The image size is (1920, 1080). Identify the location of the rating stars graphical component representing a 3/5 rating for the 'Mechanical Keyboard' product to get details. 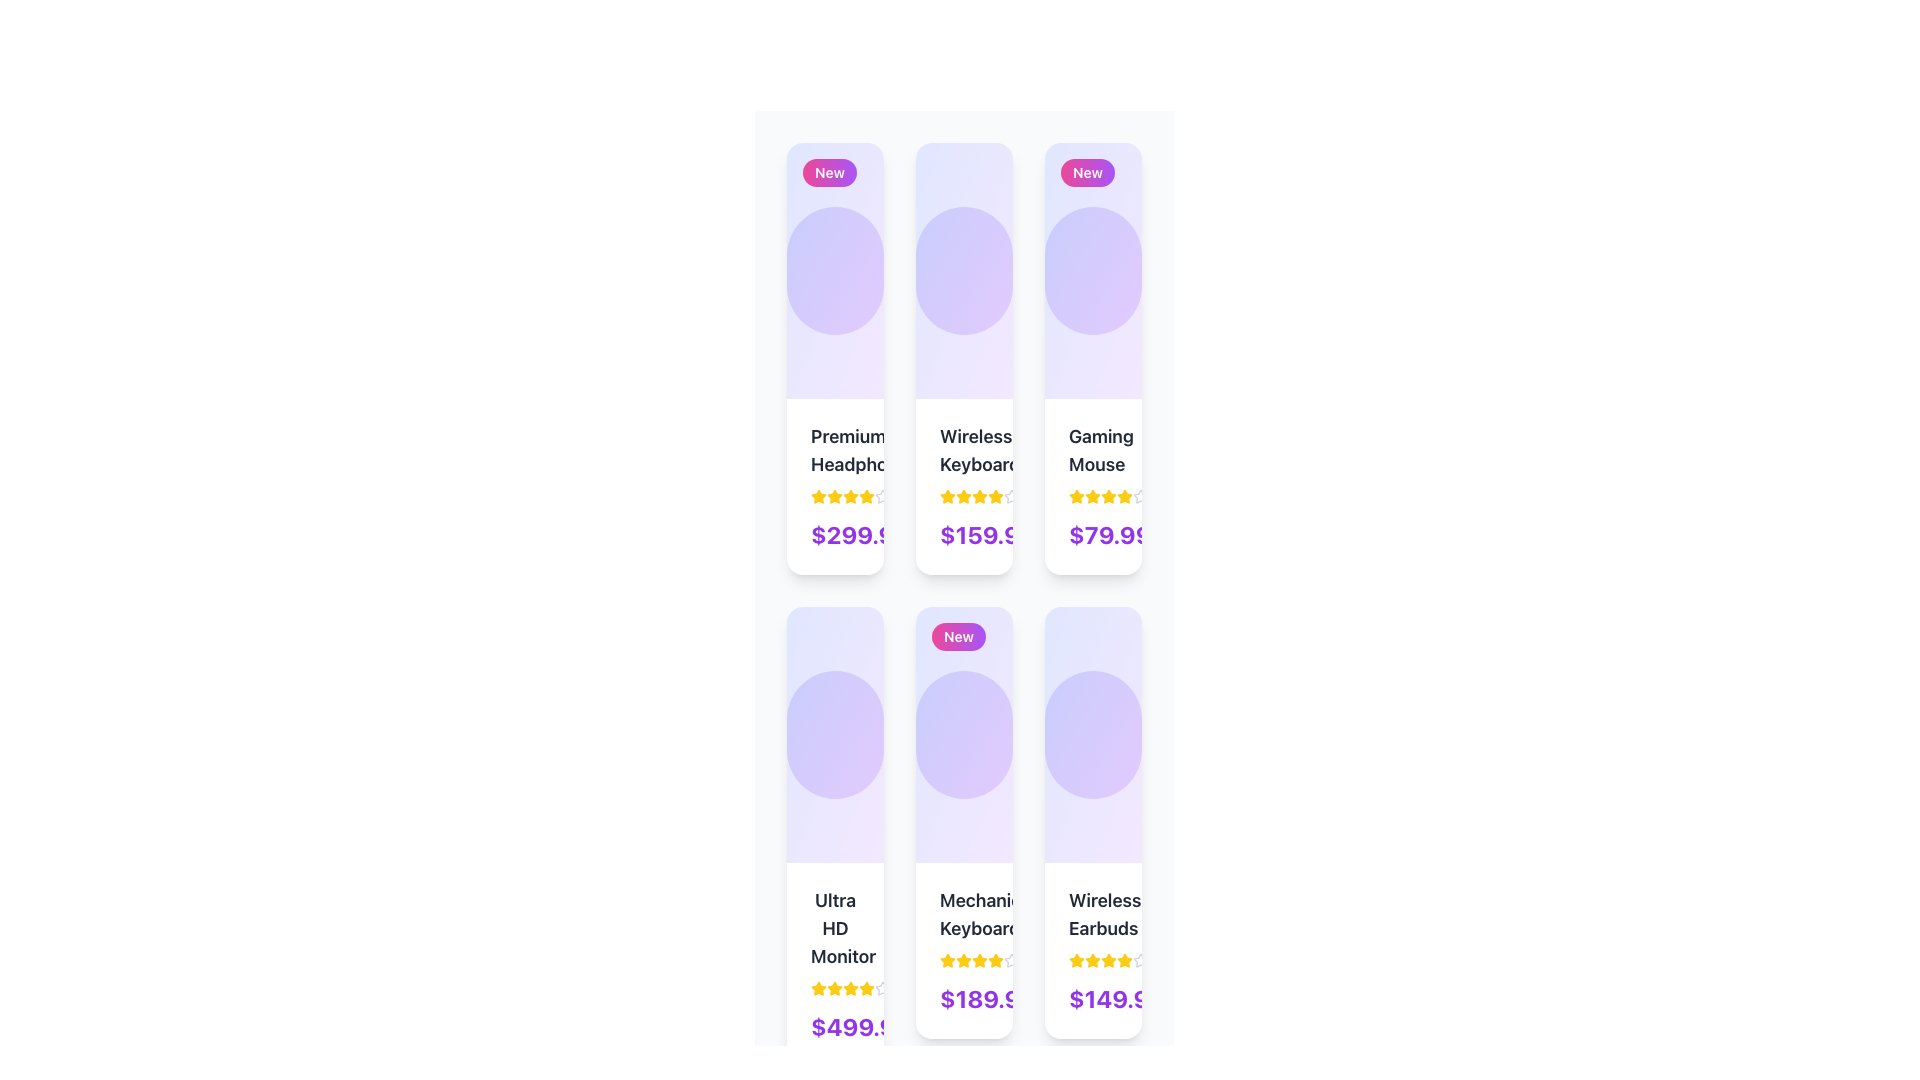
(964, 959).